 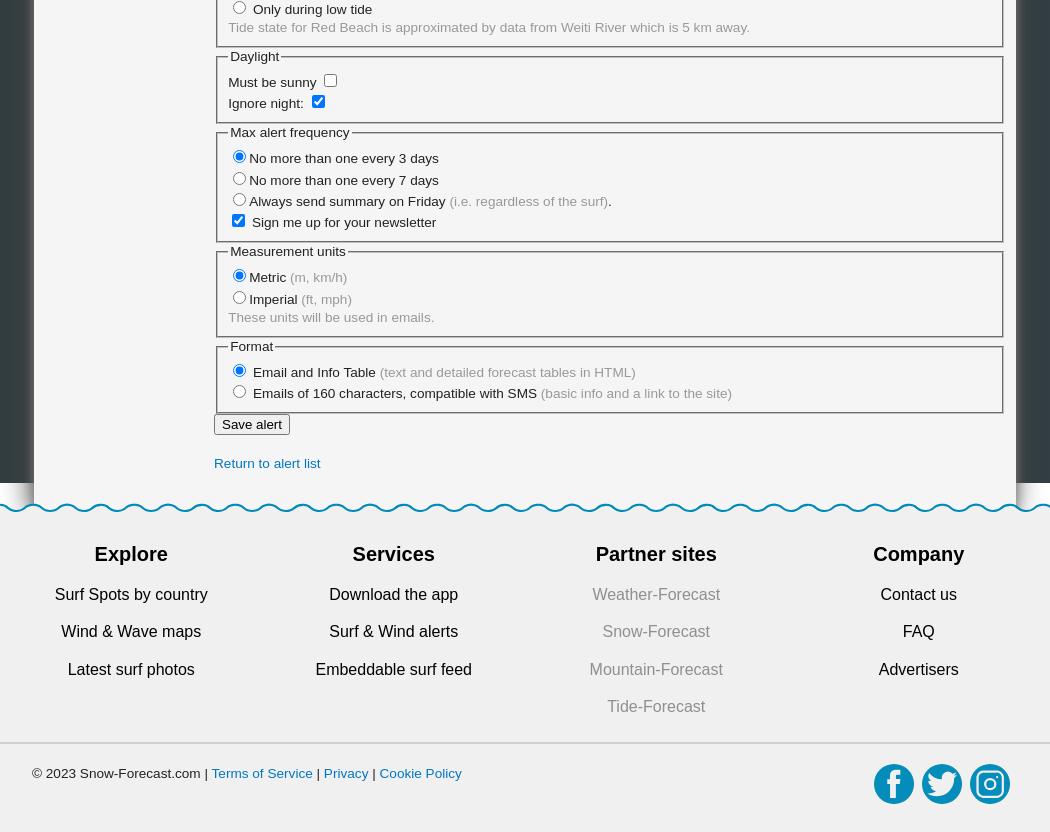 What do you see at coordinates (120, 772) in the screenshot?
I see `'© 2023 Snow-Forecast.com |'` at bounding box center [120, 772].